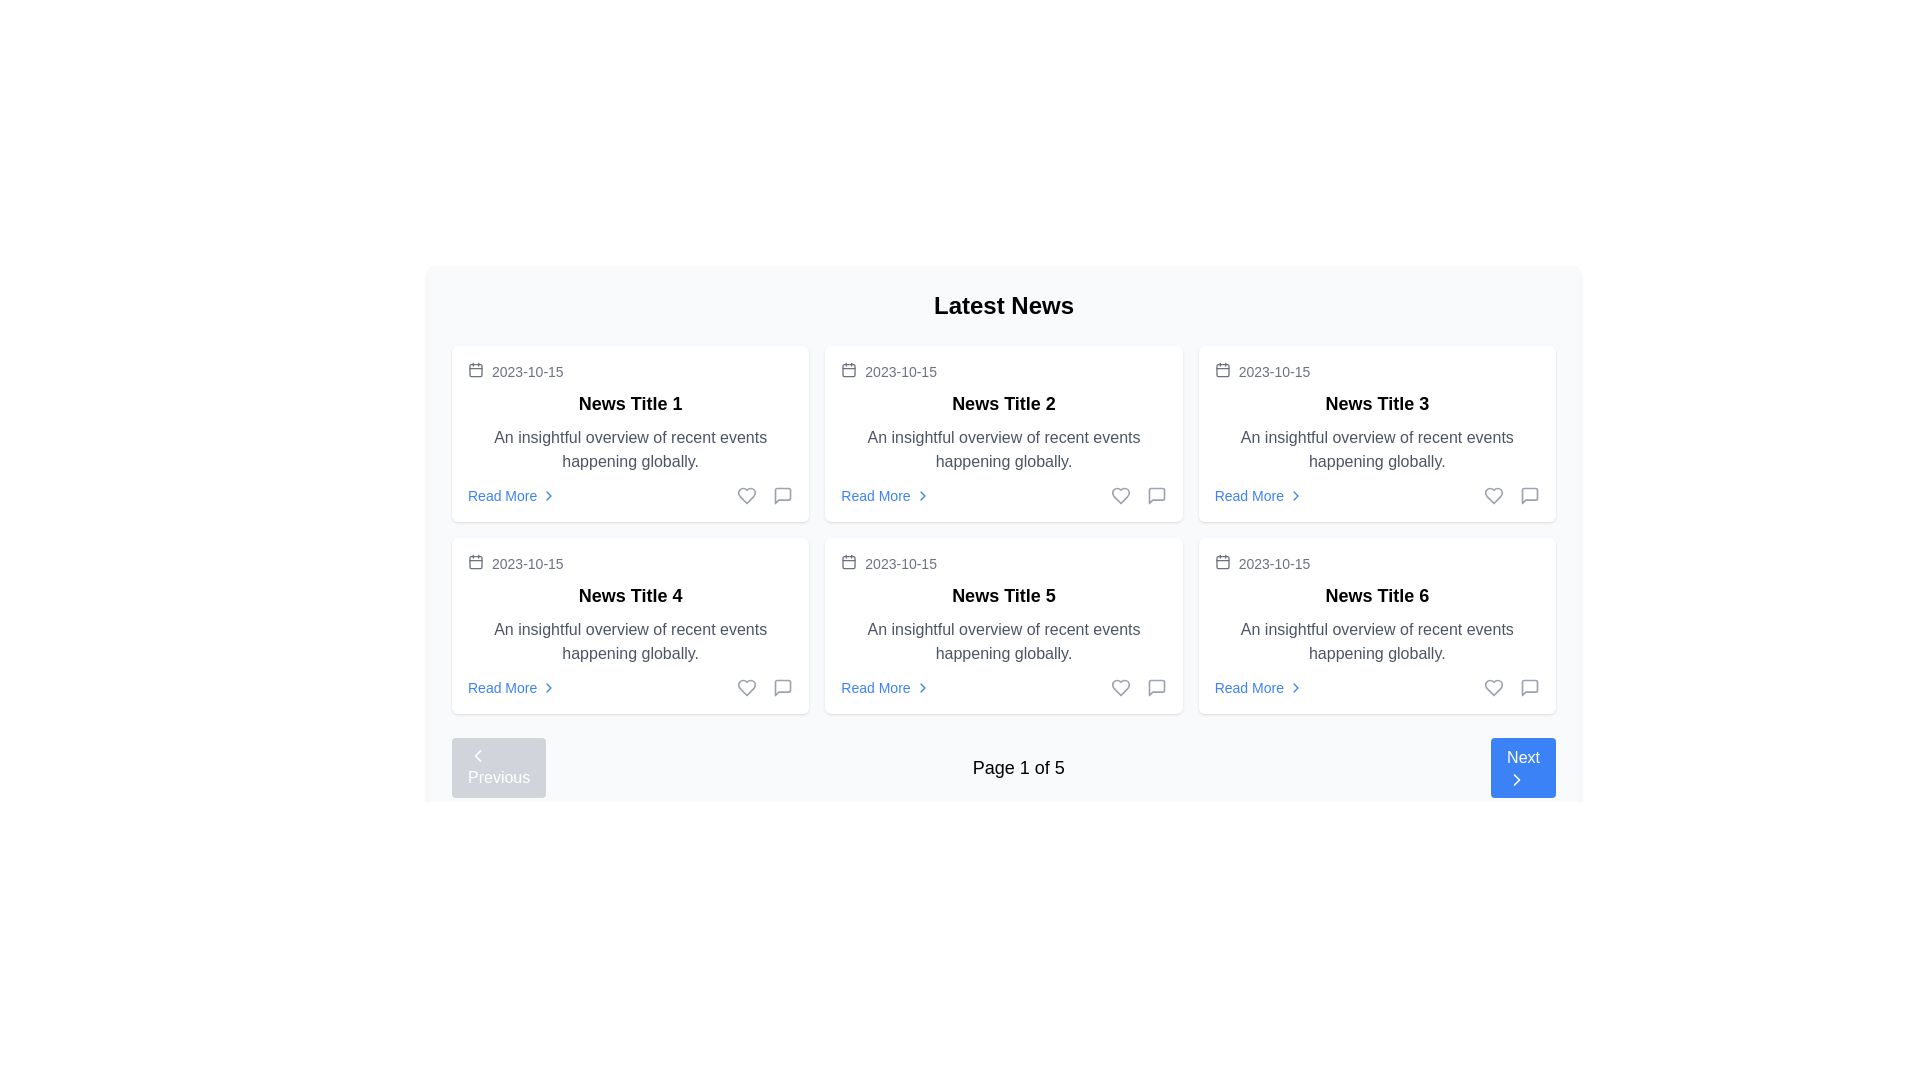  What do you see at coordinates (1221, 562) in the screenshot?
I see `the SVG calendar icon located at the beginning of the date text '2023-10-15' in the top-right card below 'News Title 3'` at bounding box center [1221, 562].